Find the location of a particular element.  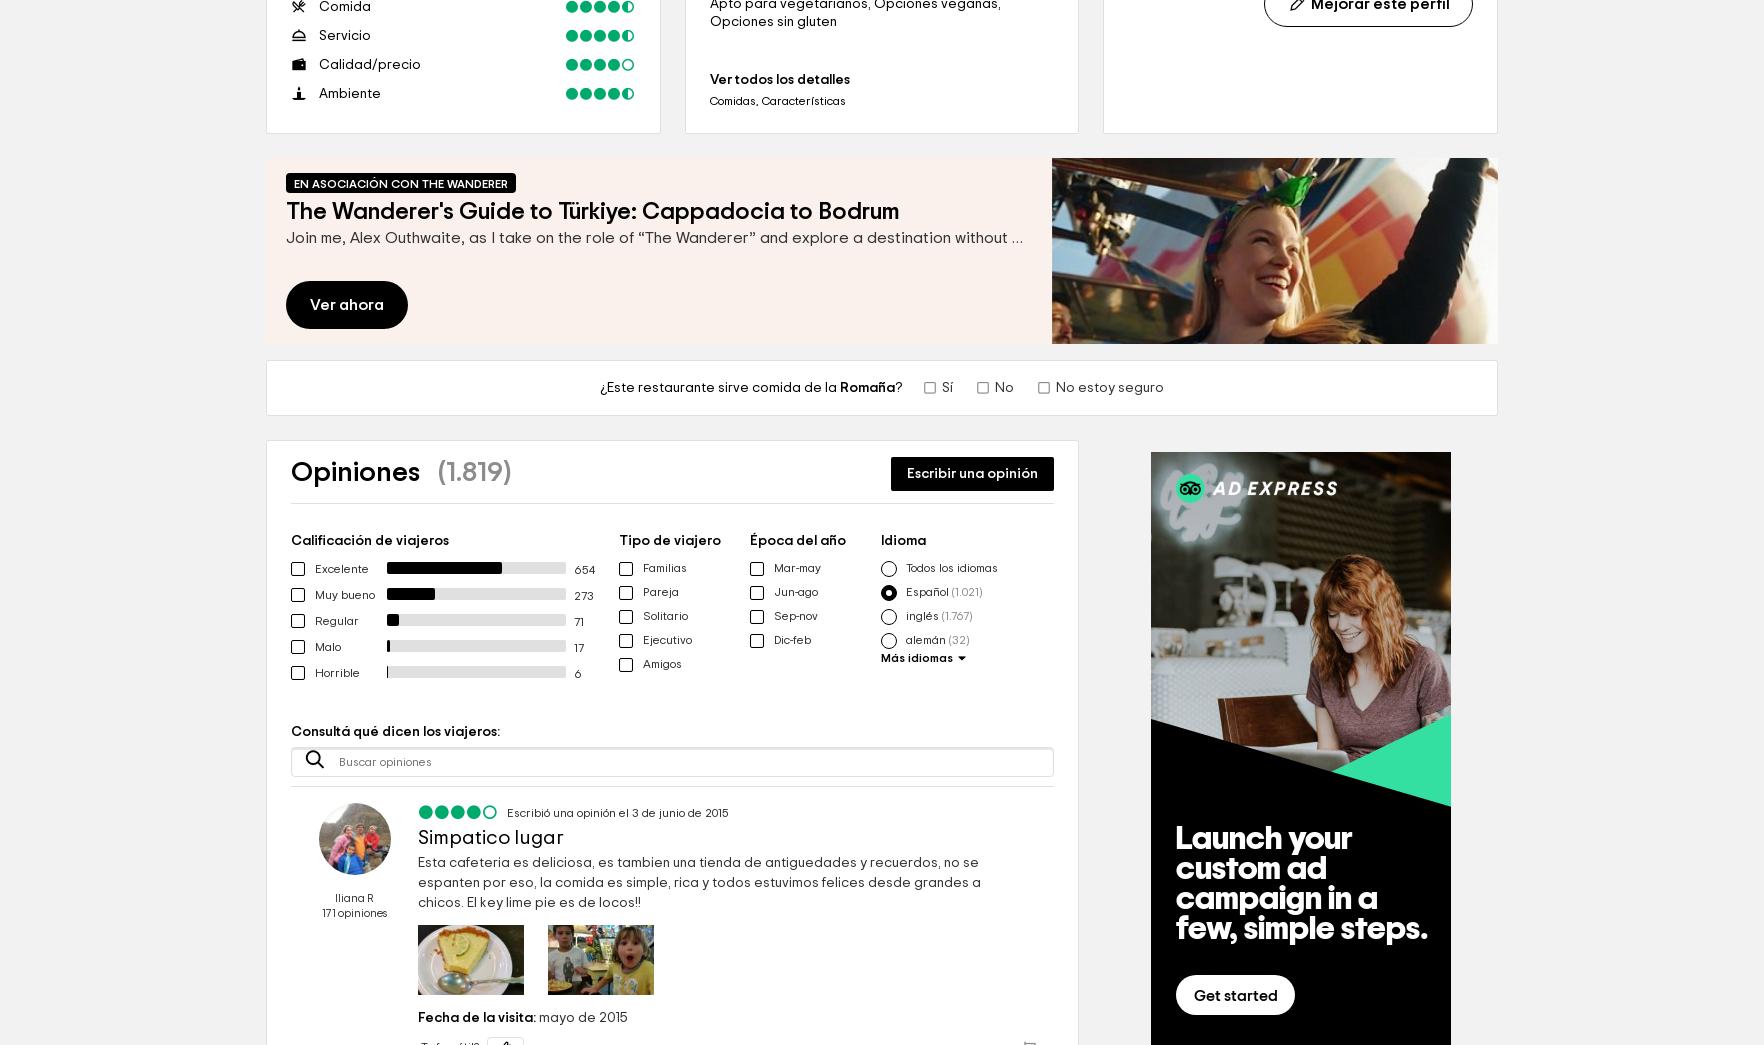

'171 opiniones' is located at coordinates (354, 913).